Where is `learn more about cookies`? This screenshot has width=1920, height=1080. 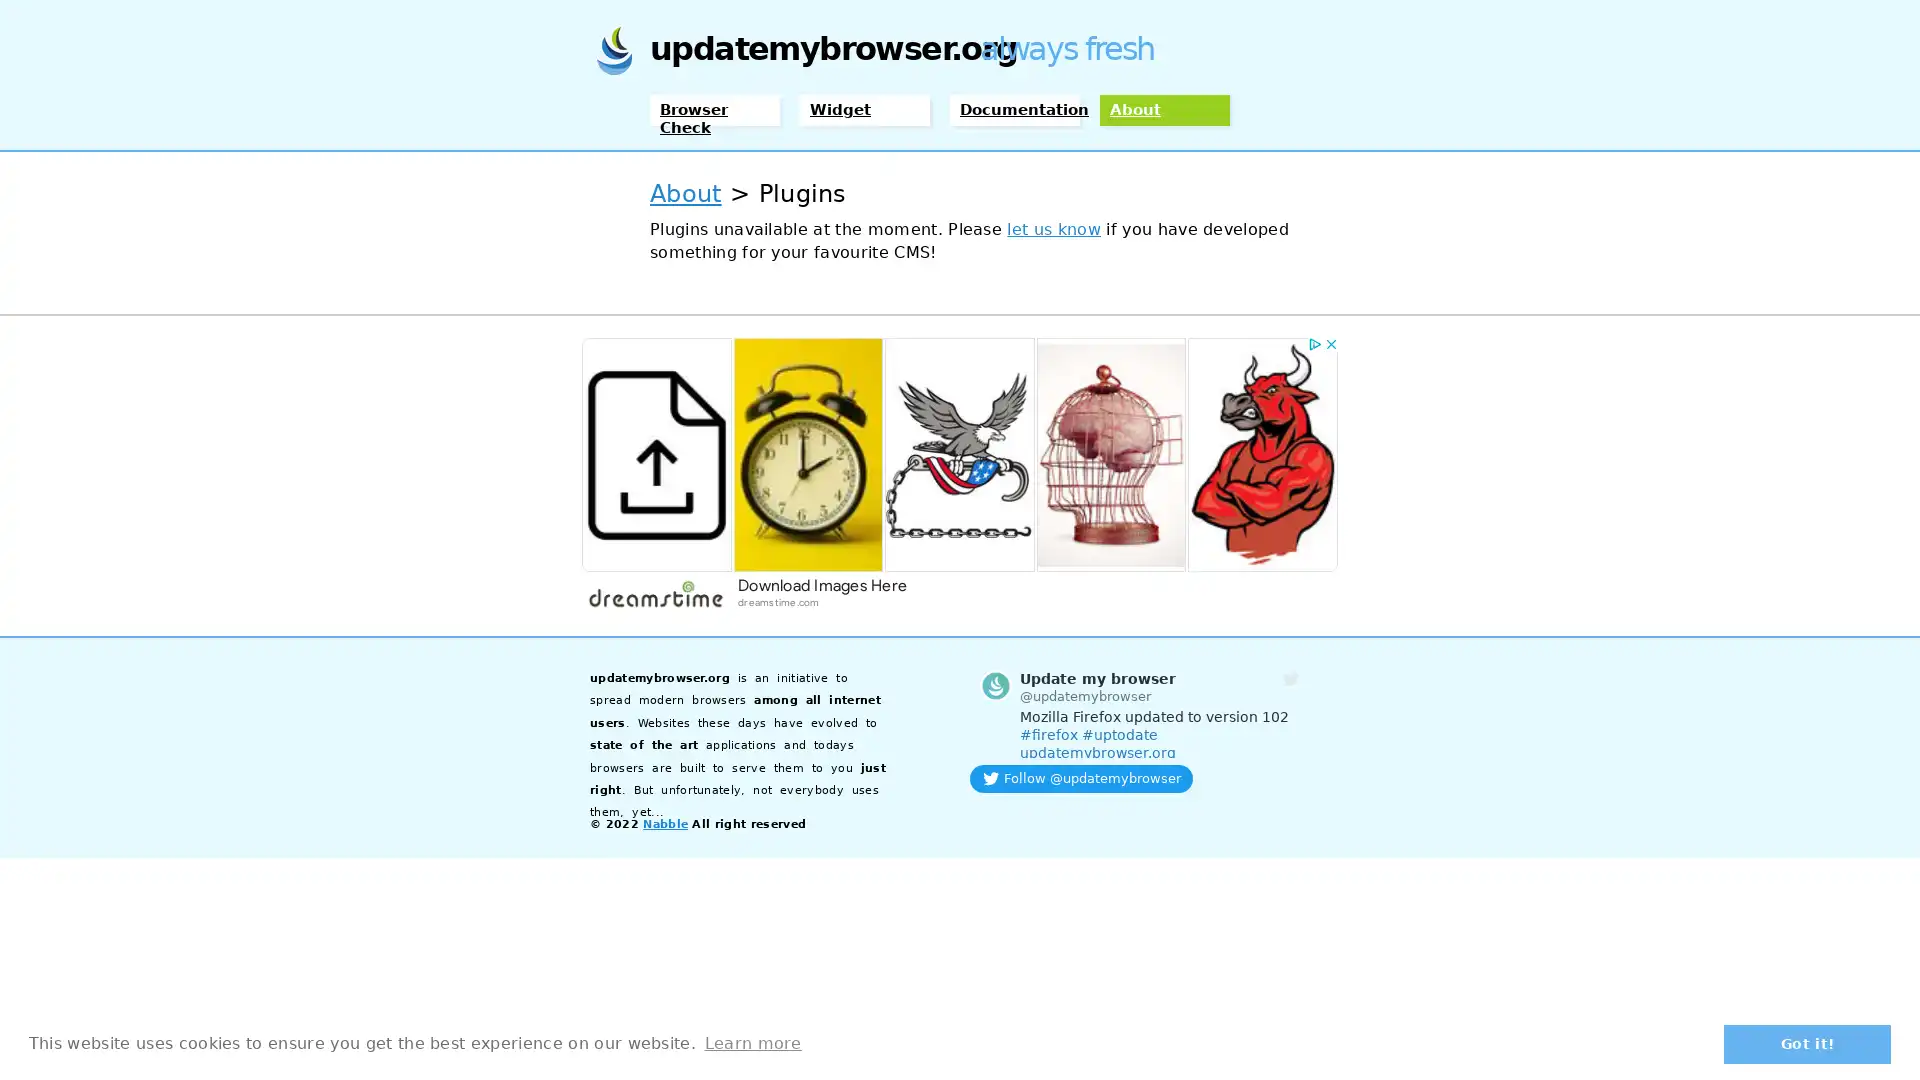
learn more about cookies is located at coordinates (751, 1043).